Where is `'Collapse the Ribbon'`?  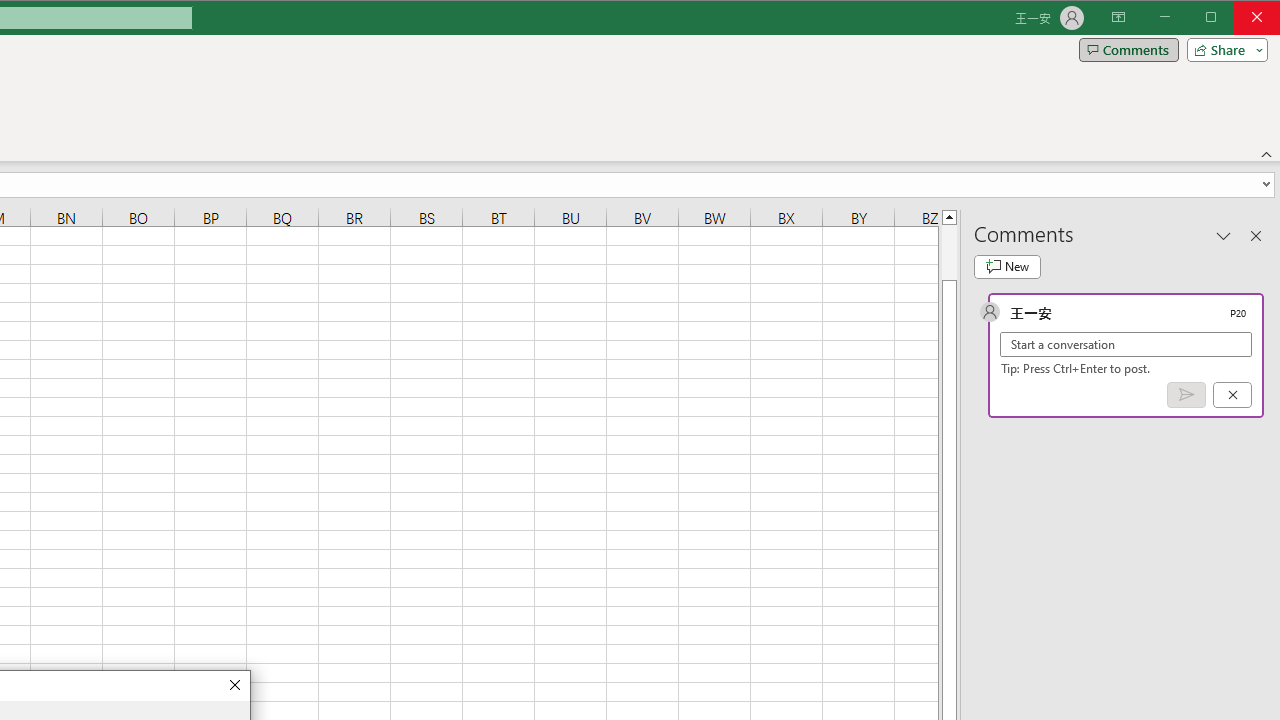 'Collapse the Ribbon' is located at coordinates (1266, 153).